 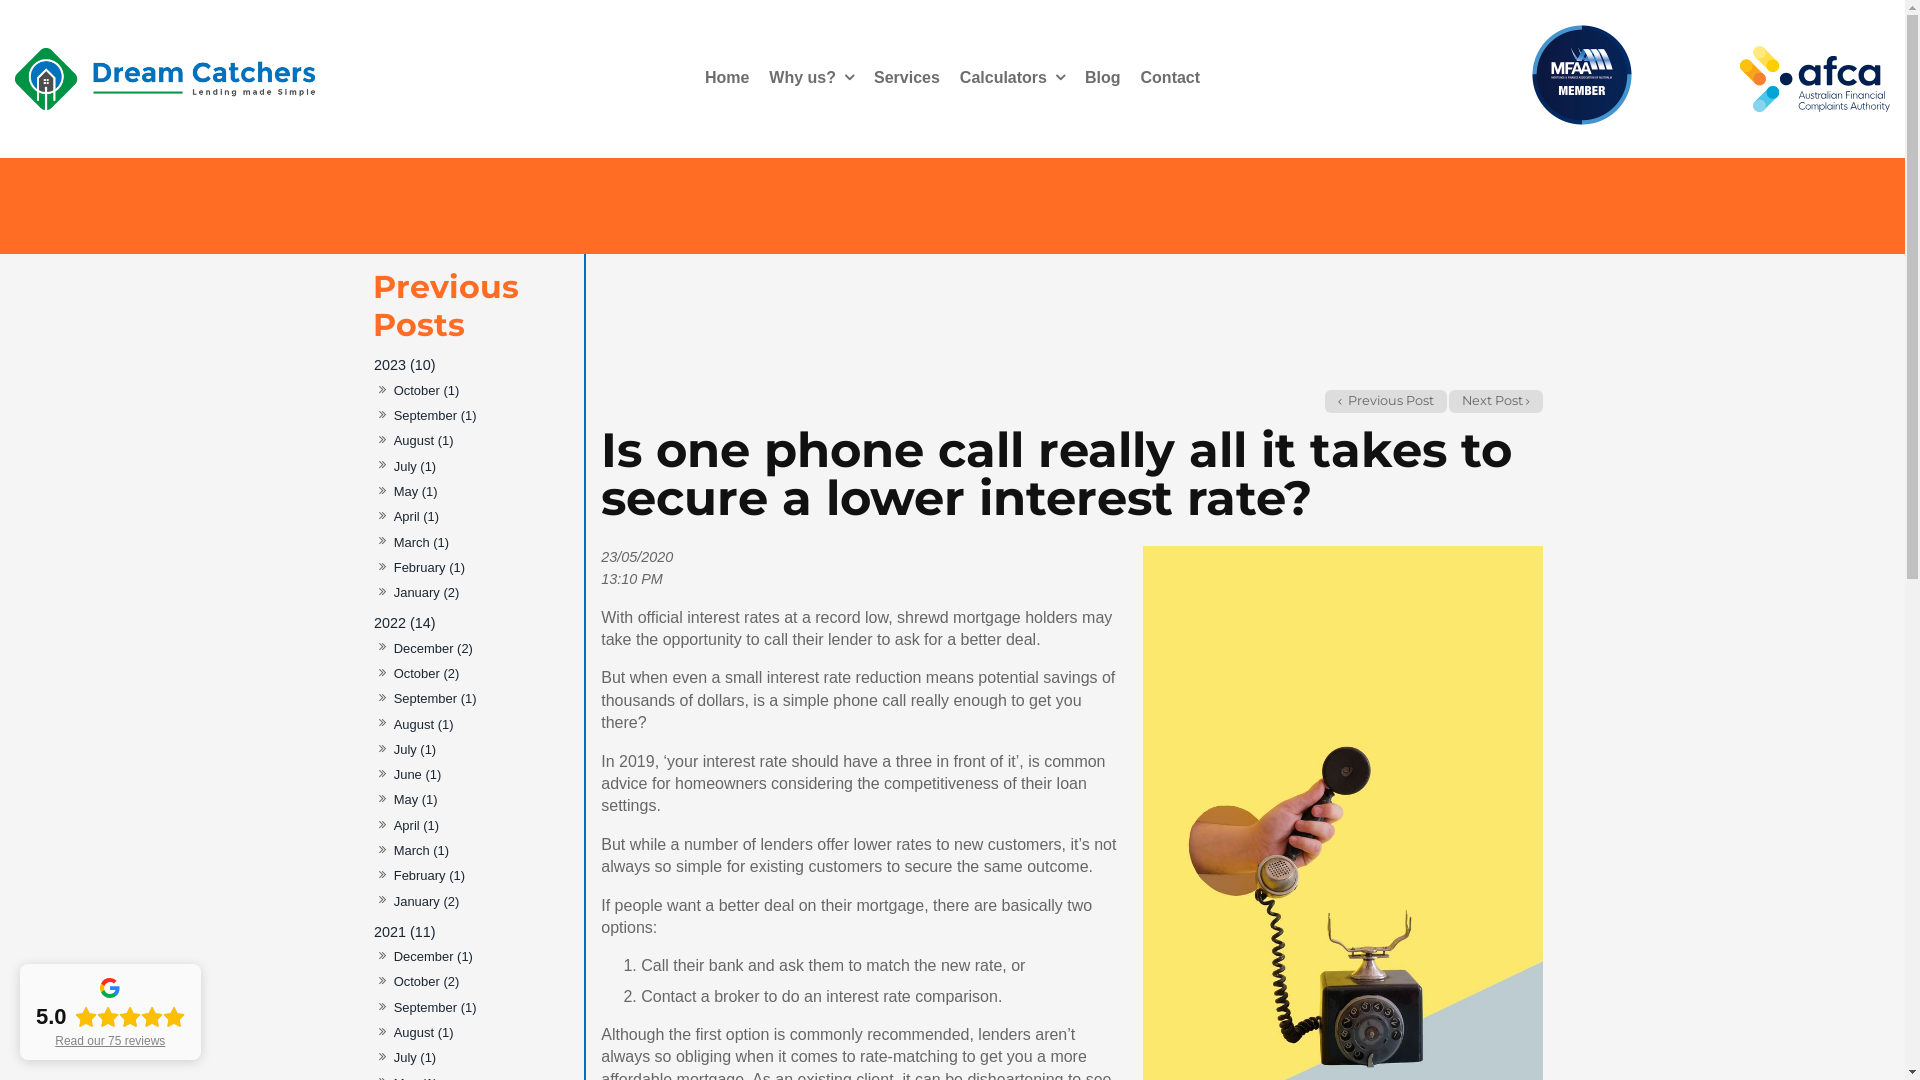 What do you see at coordinates (1449, 401) in the screenshot?
I see `'Next Post'` at bounding box center [1449, 401].